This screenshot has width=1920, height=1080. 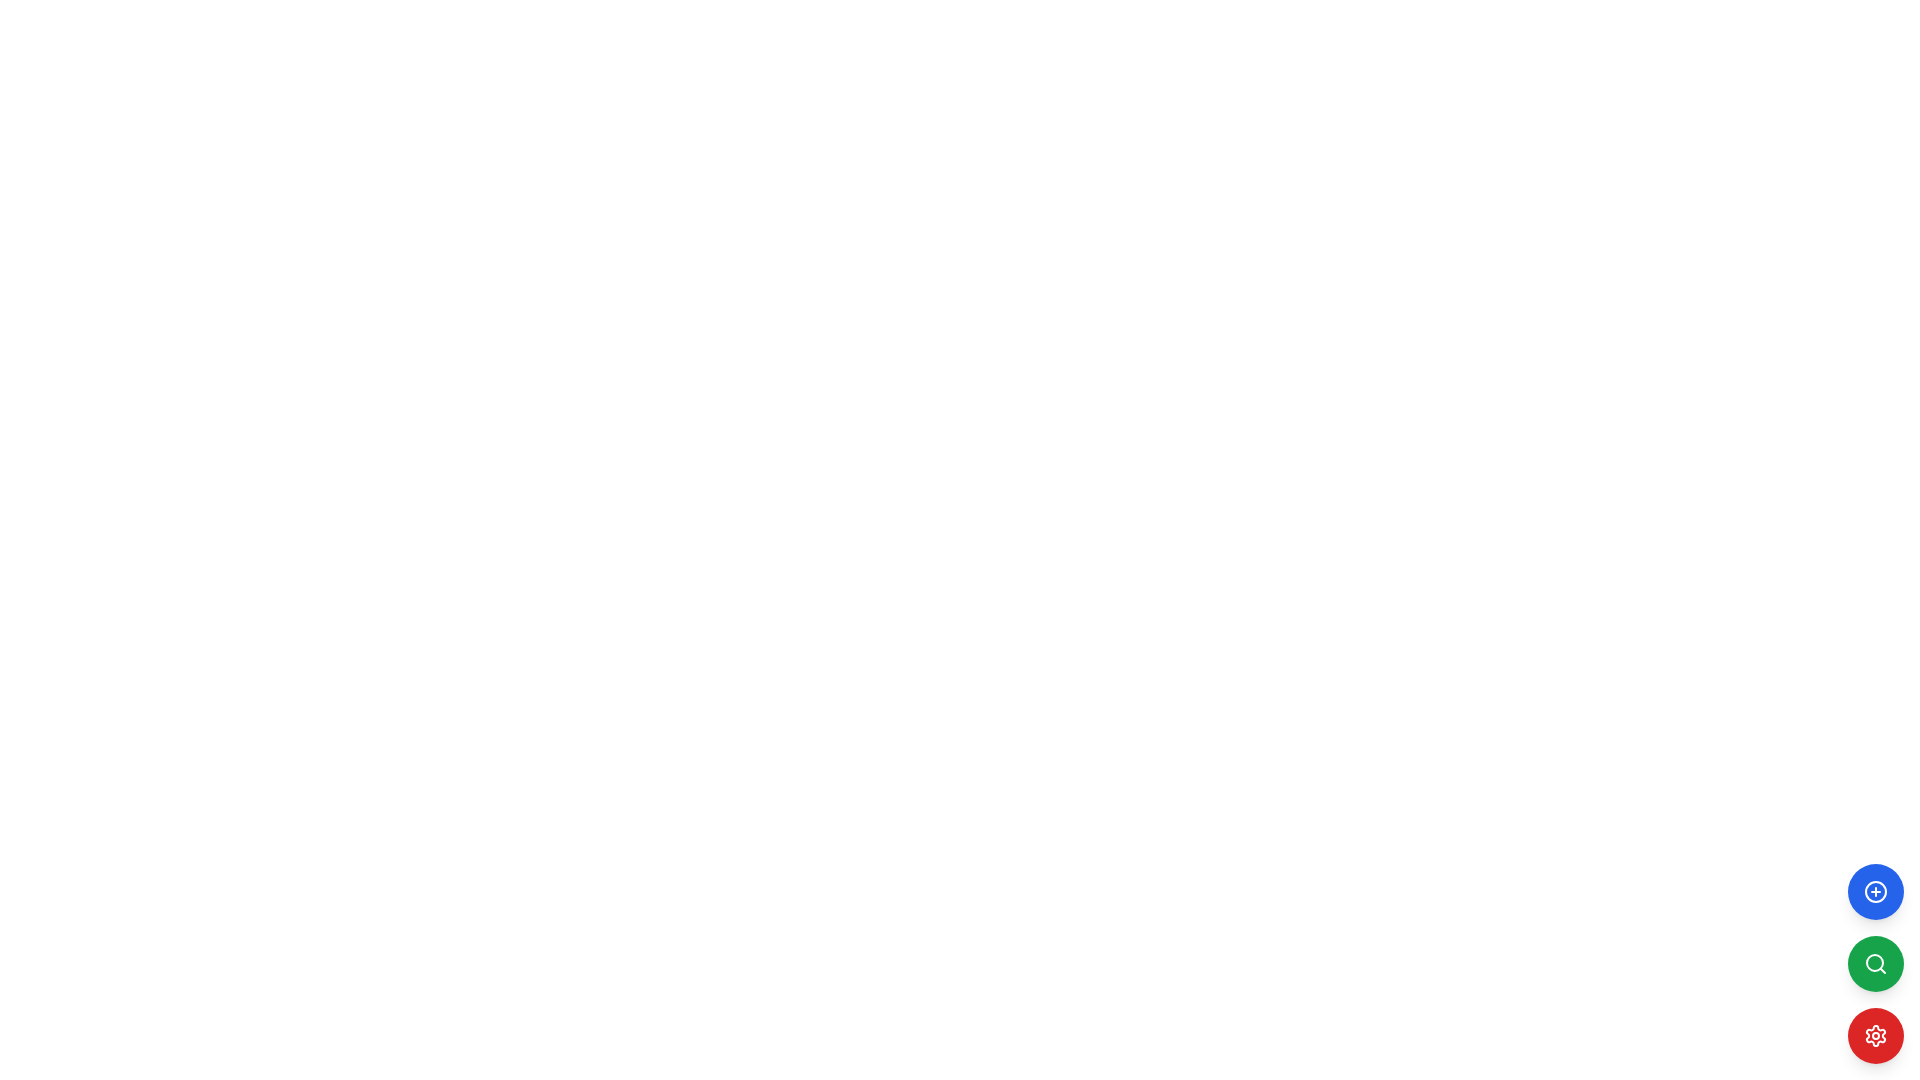 I want to click on the middle circular button with a green background and magnifying glass icon, so click(x=1875, y=963).